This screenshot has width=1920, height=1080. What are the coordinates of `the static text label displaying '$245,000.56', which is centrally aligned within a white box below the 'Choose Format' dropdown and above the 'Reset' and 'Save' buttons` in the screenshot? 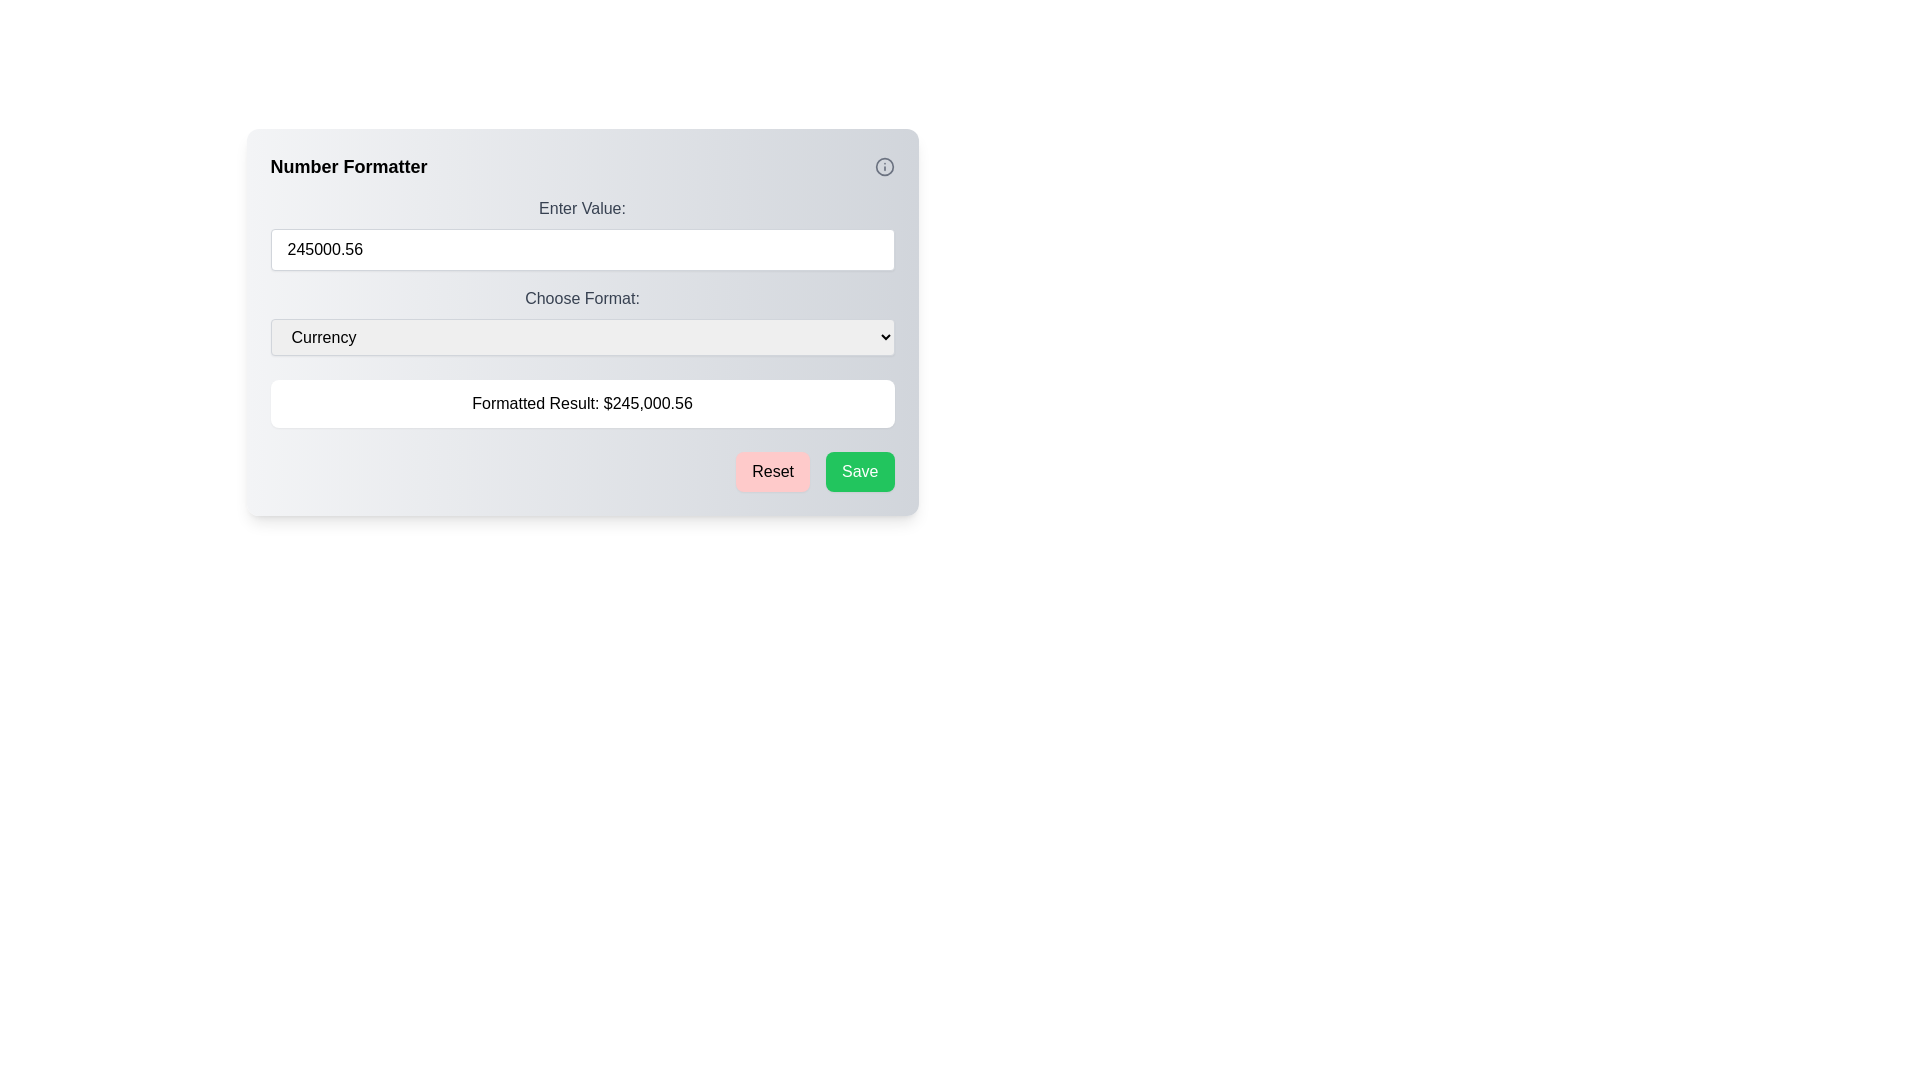 It's located at (648, 403).